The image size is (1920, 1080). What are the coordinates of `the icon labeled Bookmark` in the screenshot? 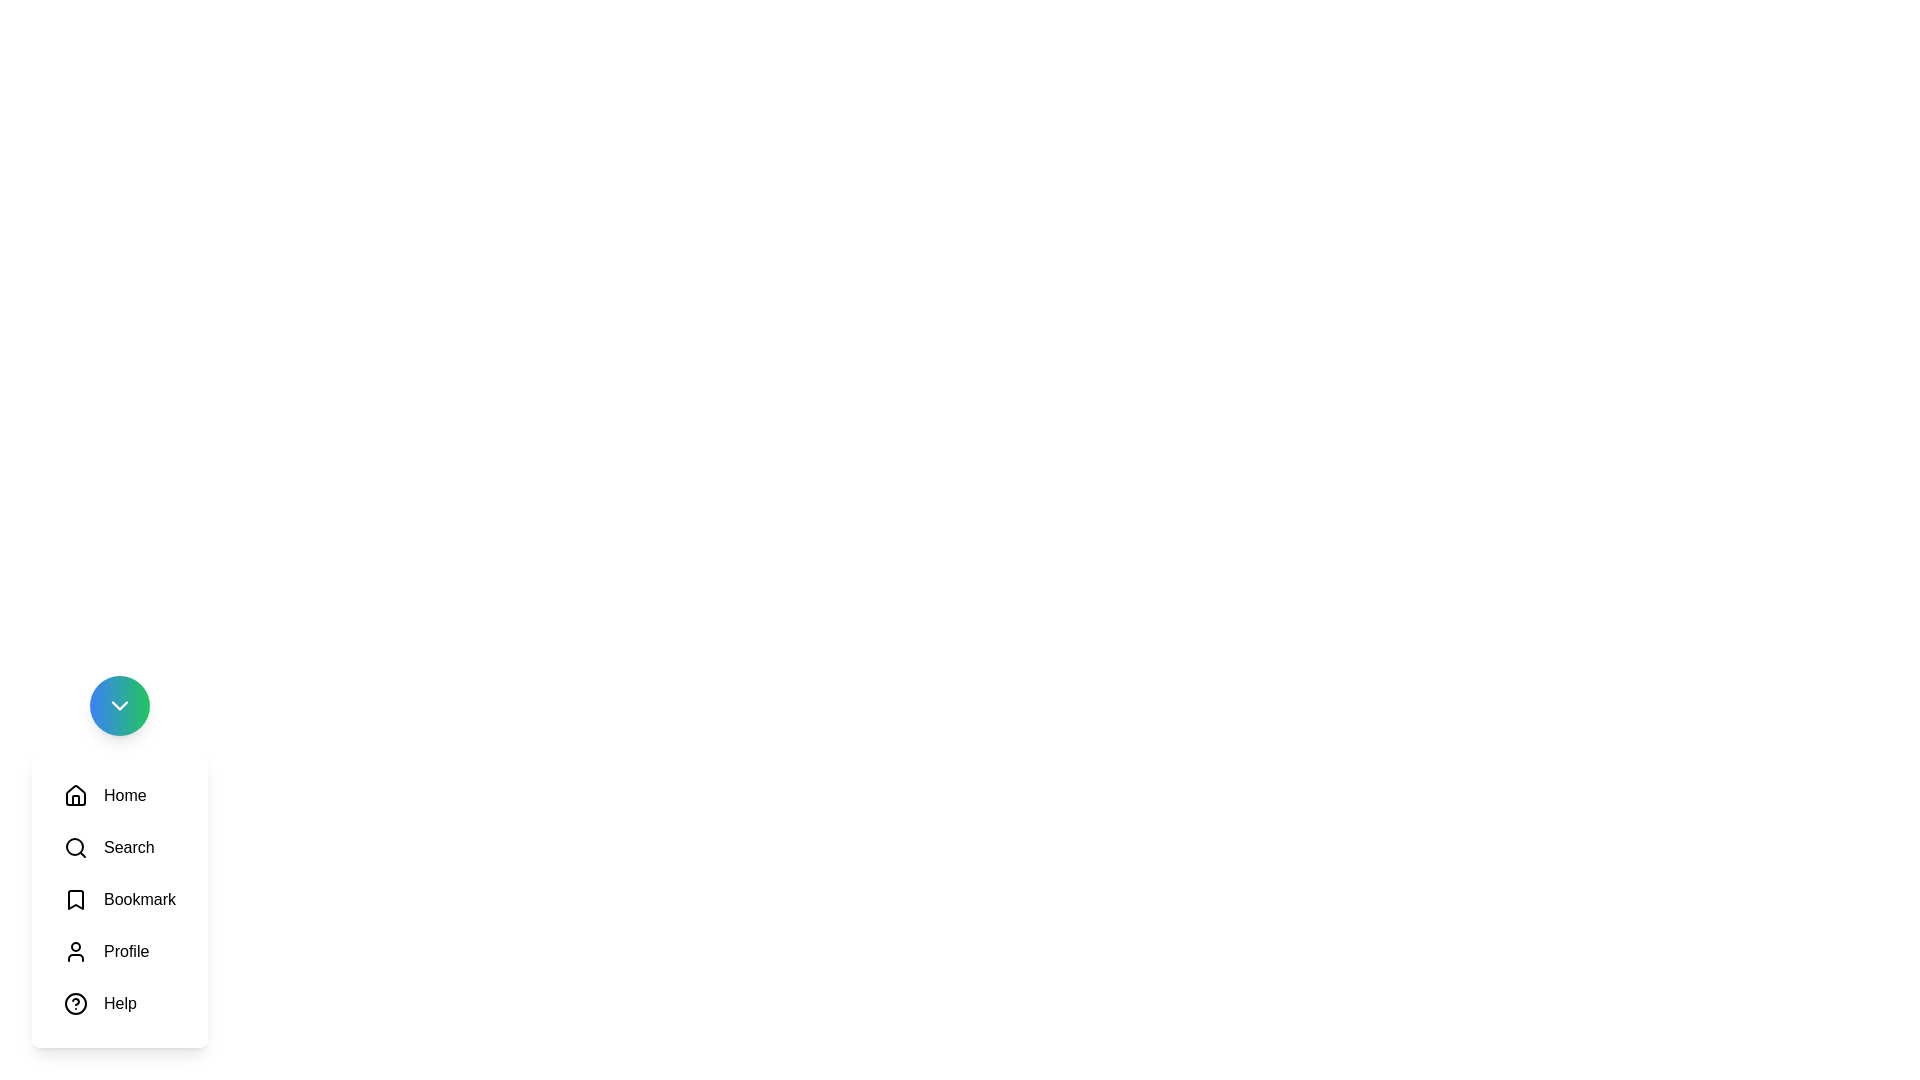 It's located at (119, 898).